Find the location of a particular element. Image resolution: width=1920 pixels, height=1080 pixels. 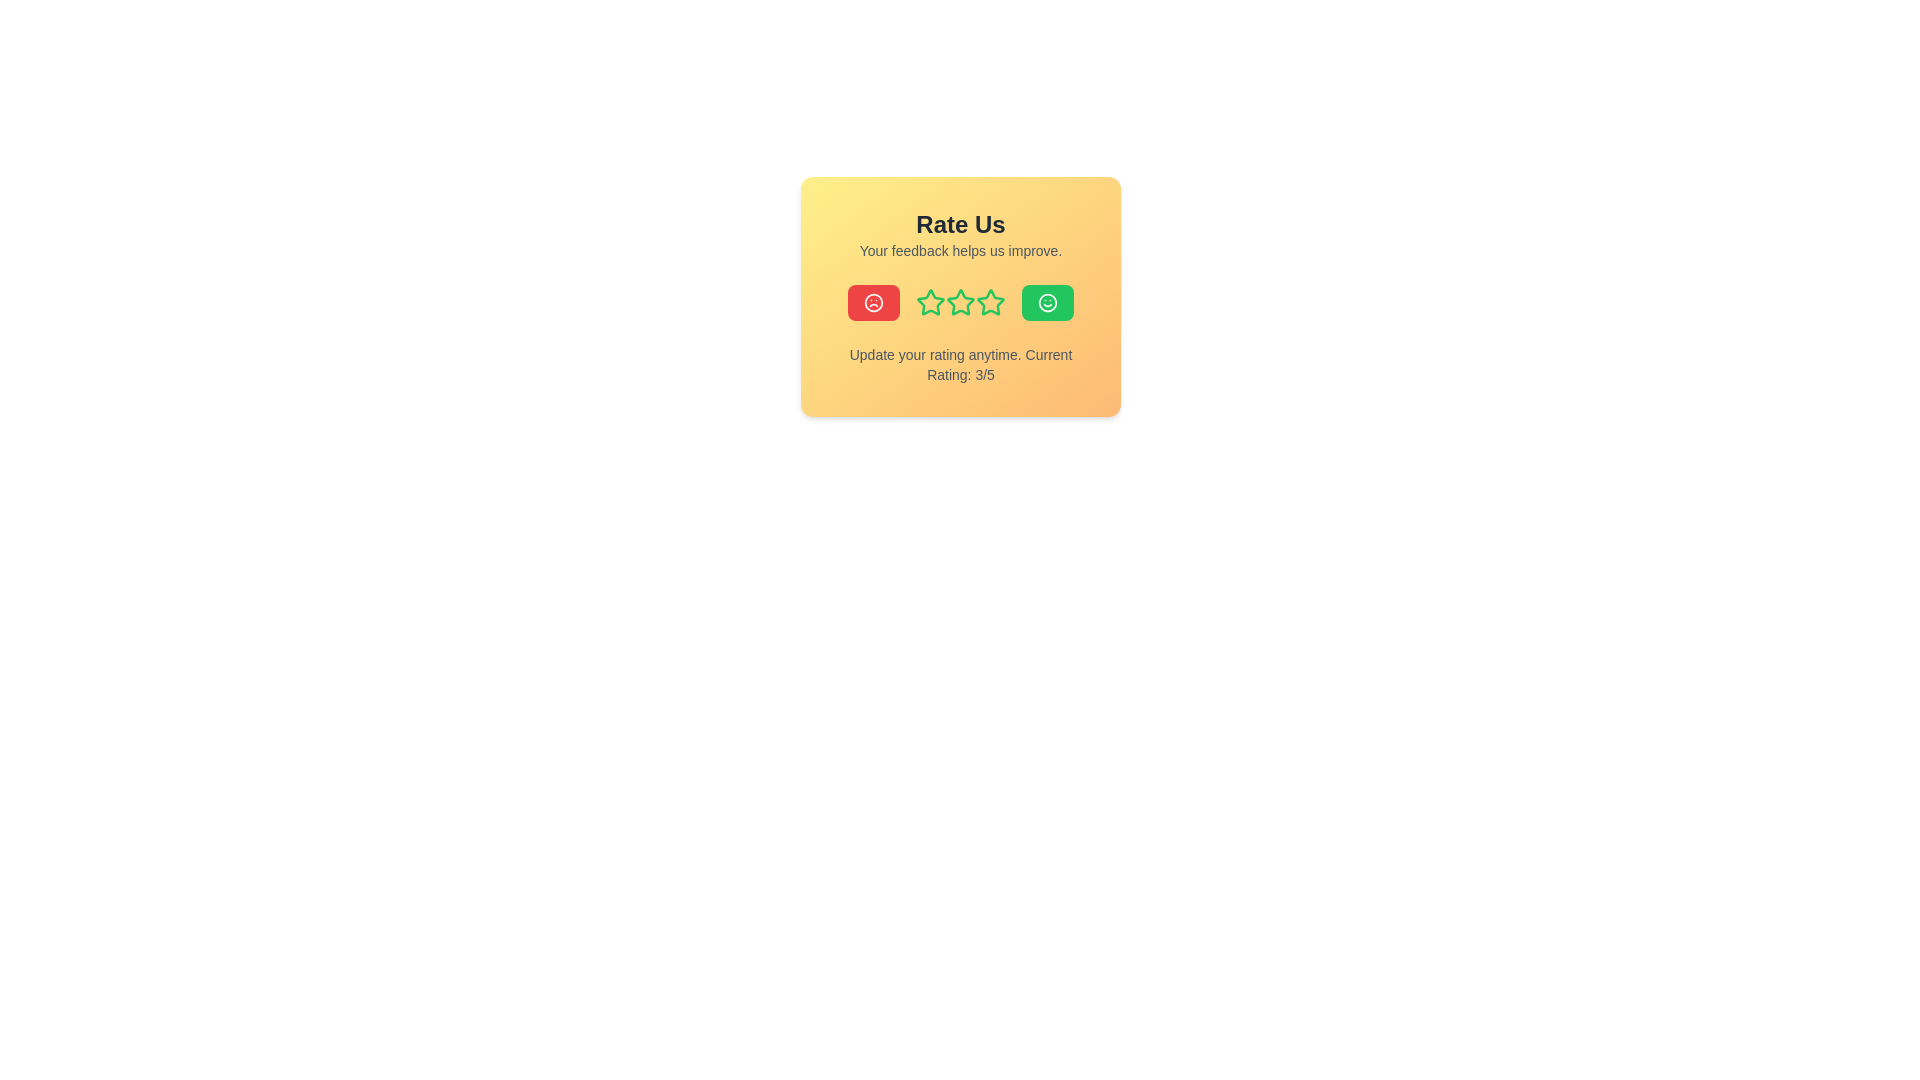

the third star icon in the rating interface is located at coordinates (960, 303).